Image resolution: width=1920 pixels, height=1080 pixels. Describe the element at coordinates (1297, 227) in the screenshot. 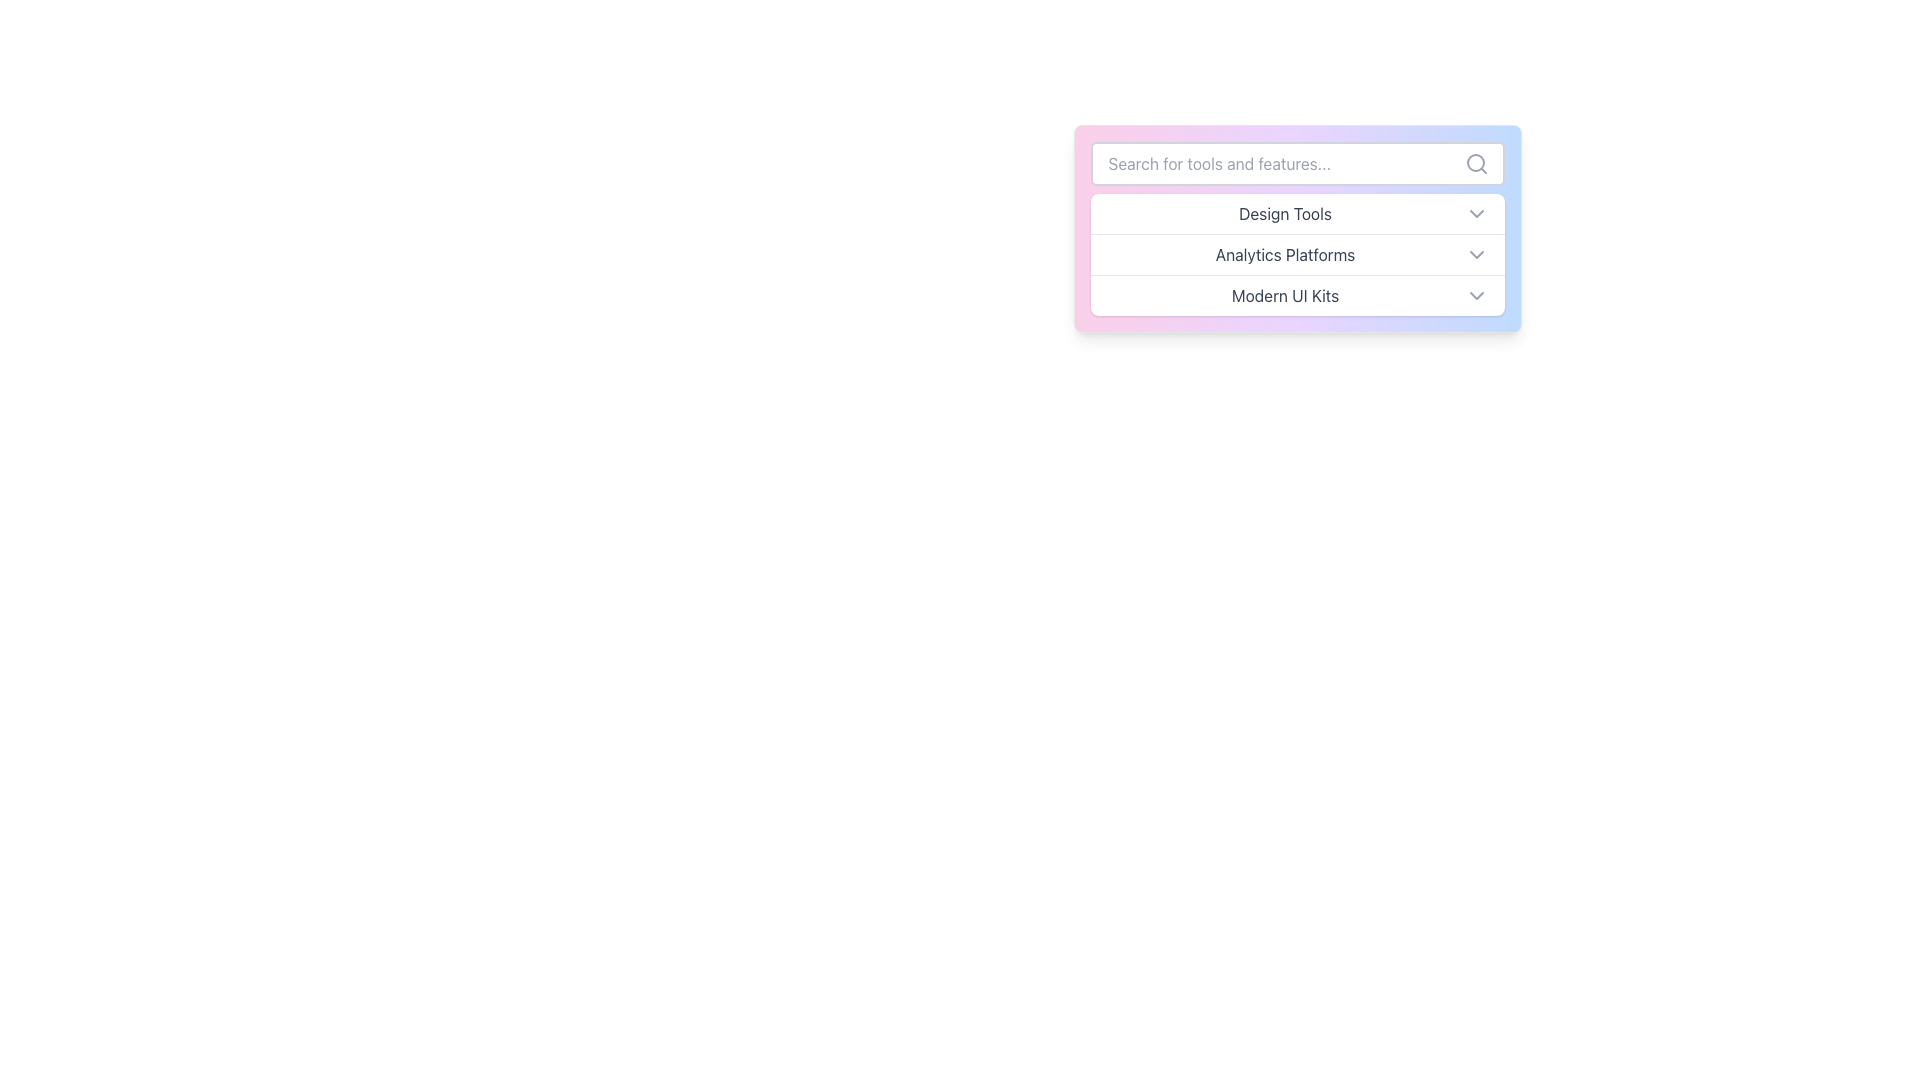

I see `the 'Design Tools' option from the centrally placed dropdown menu by clicking on it` at that location.